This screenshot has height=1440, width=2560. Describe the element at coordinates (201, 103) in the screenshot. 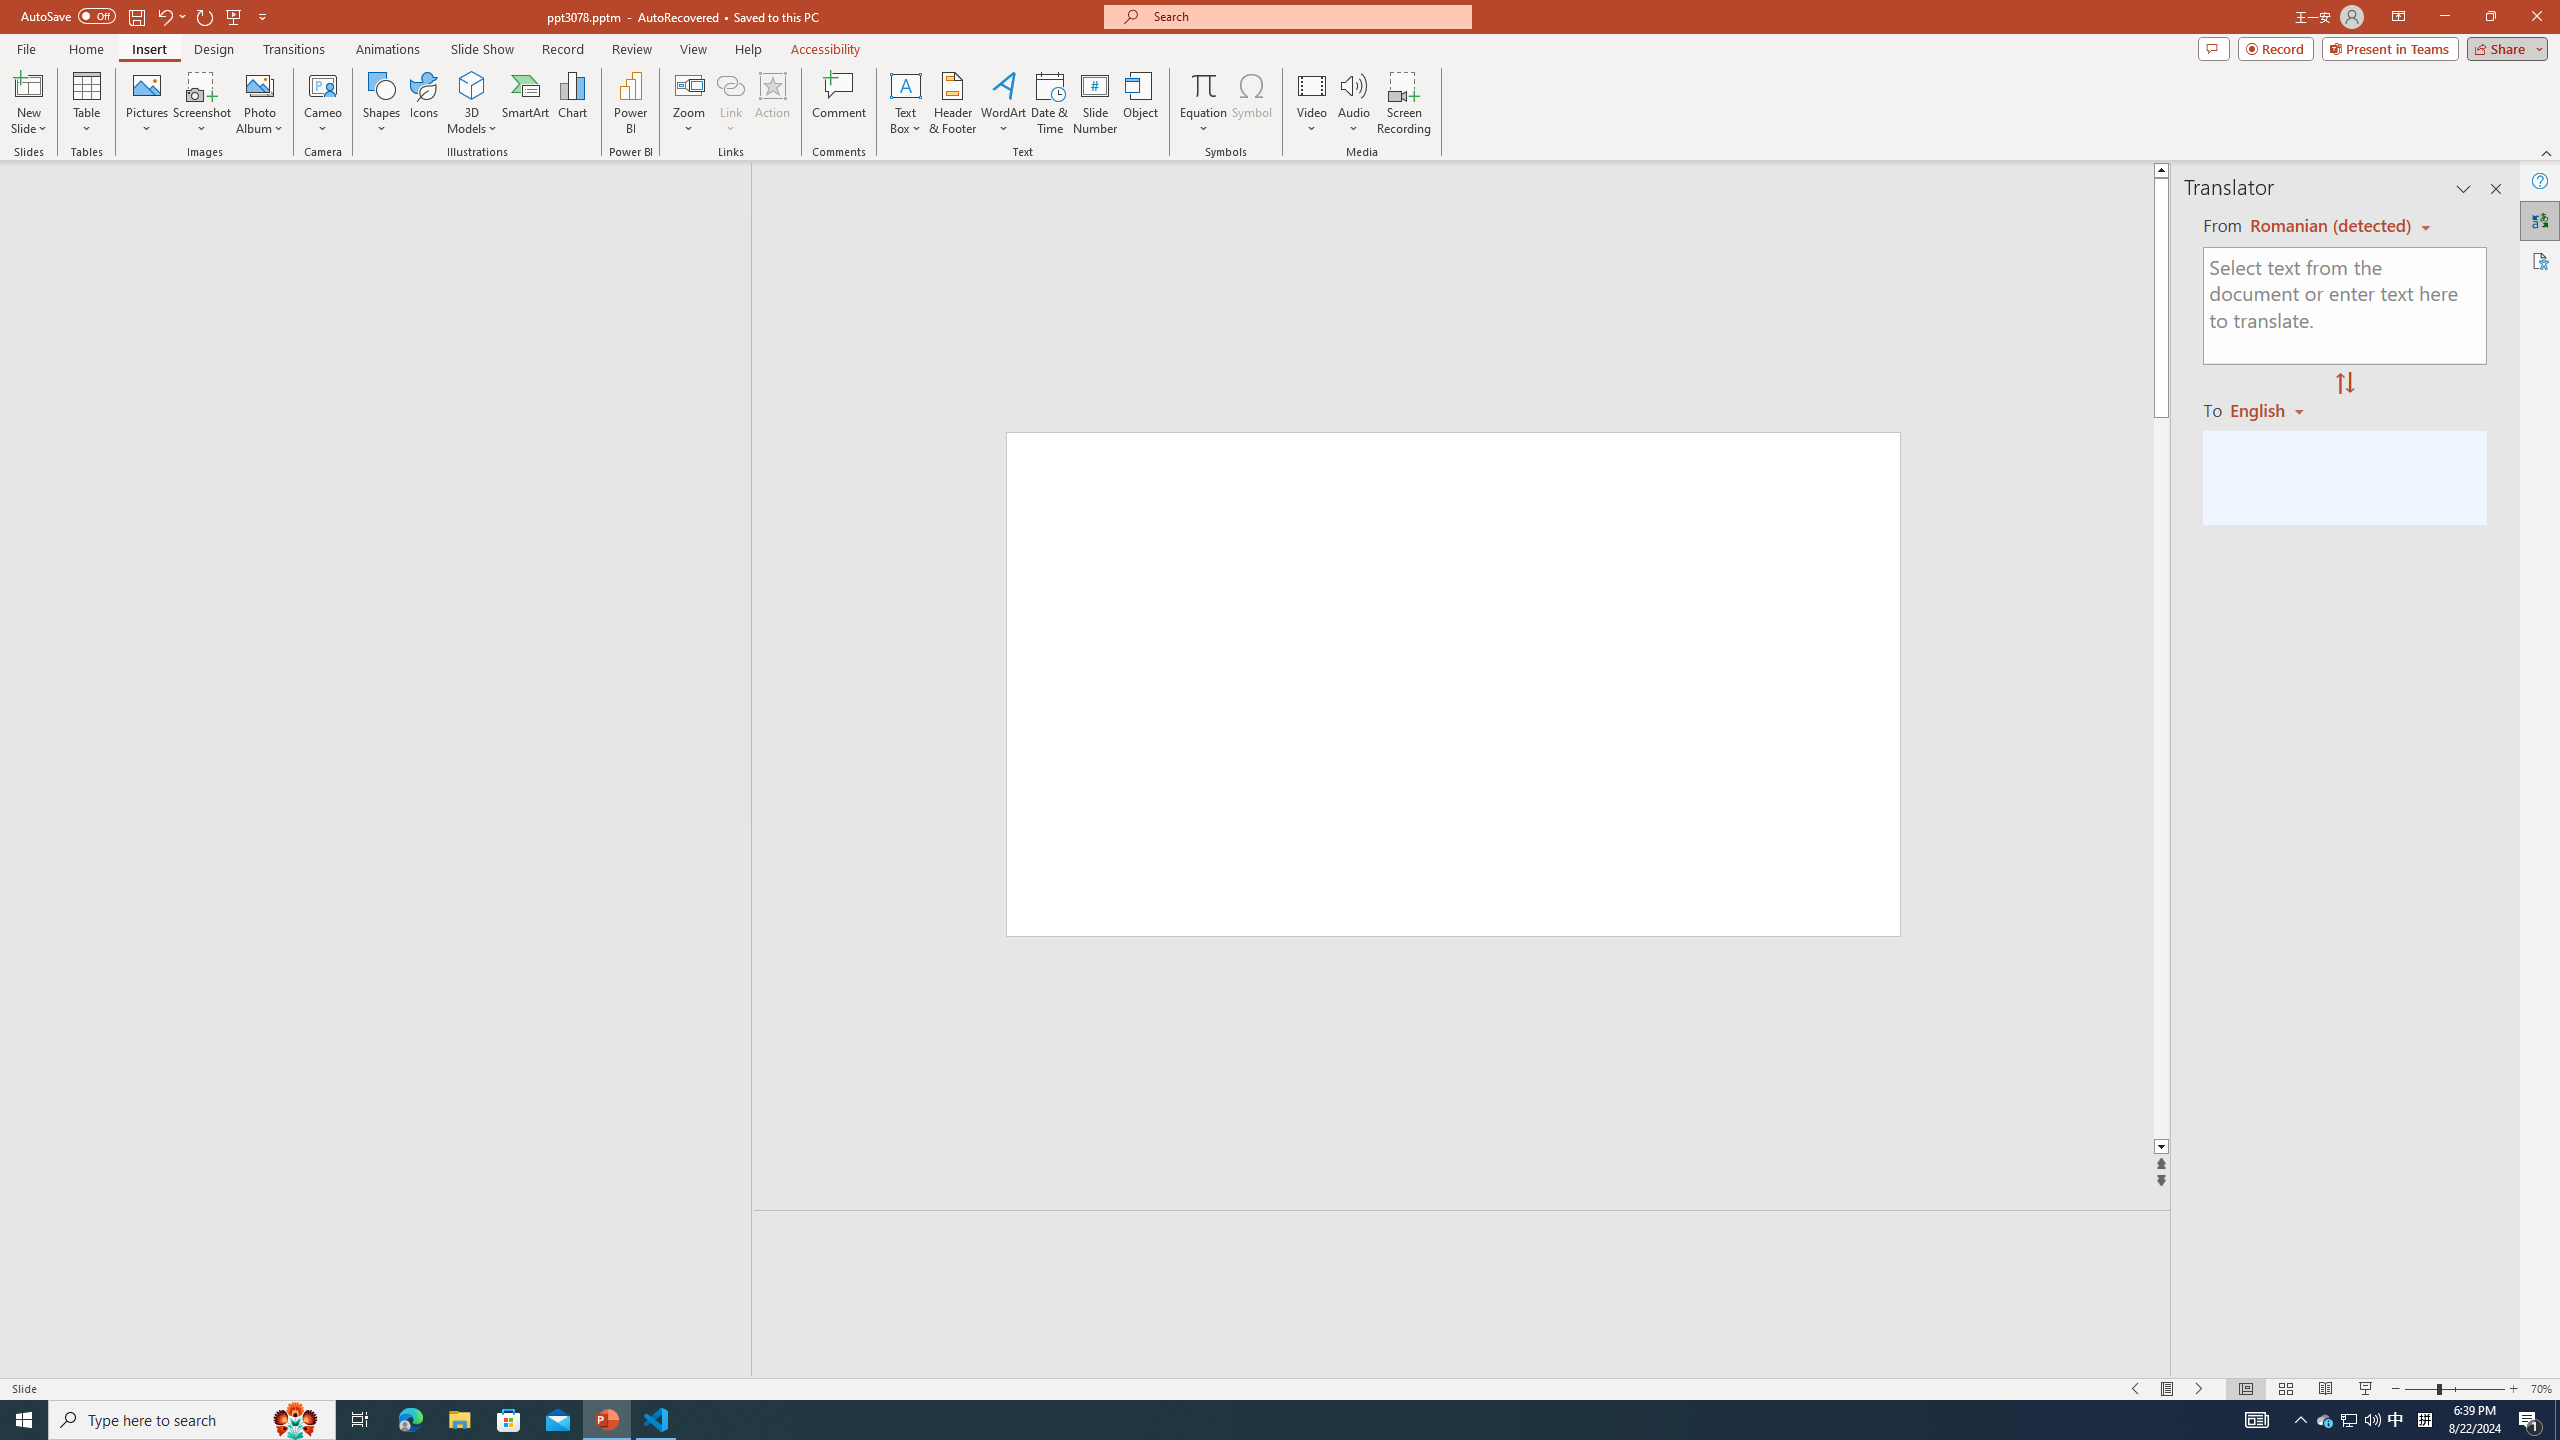

I see `'Screenshot'` at that location.